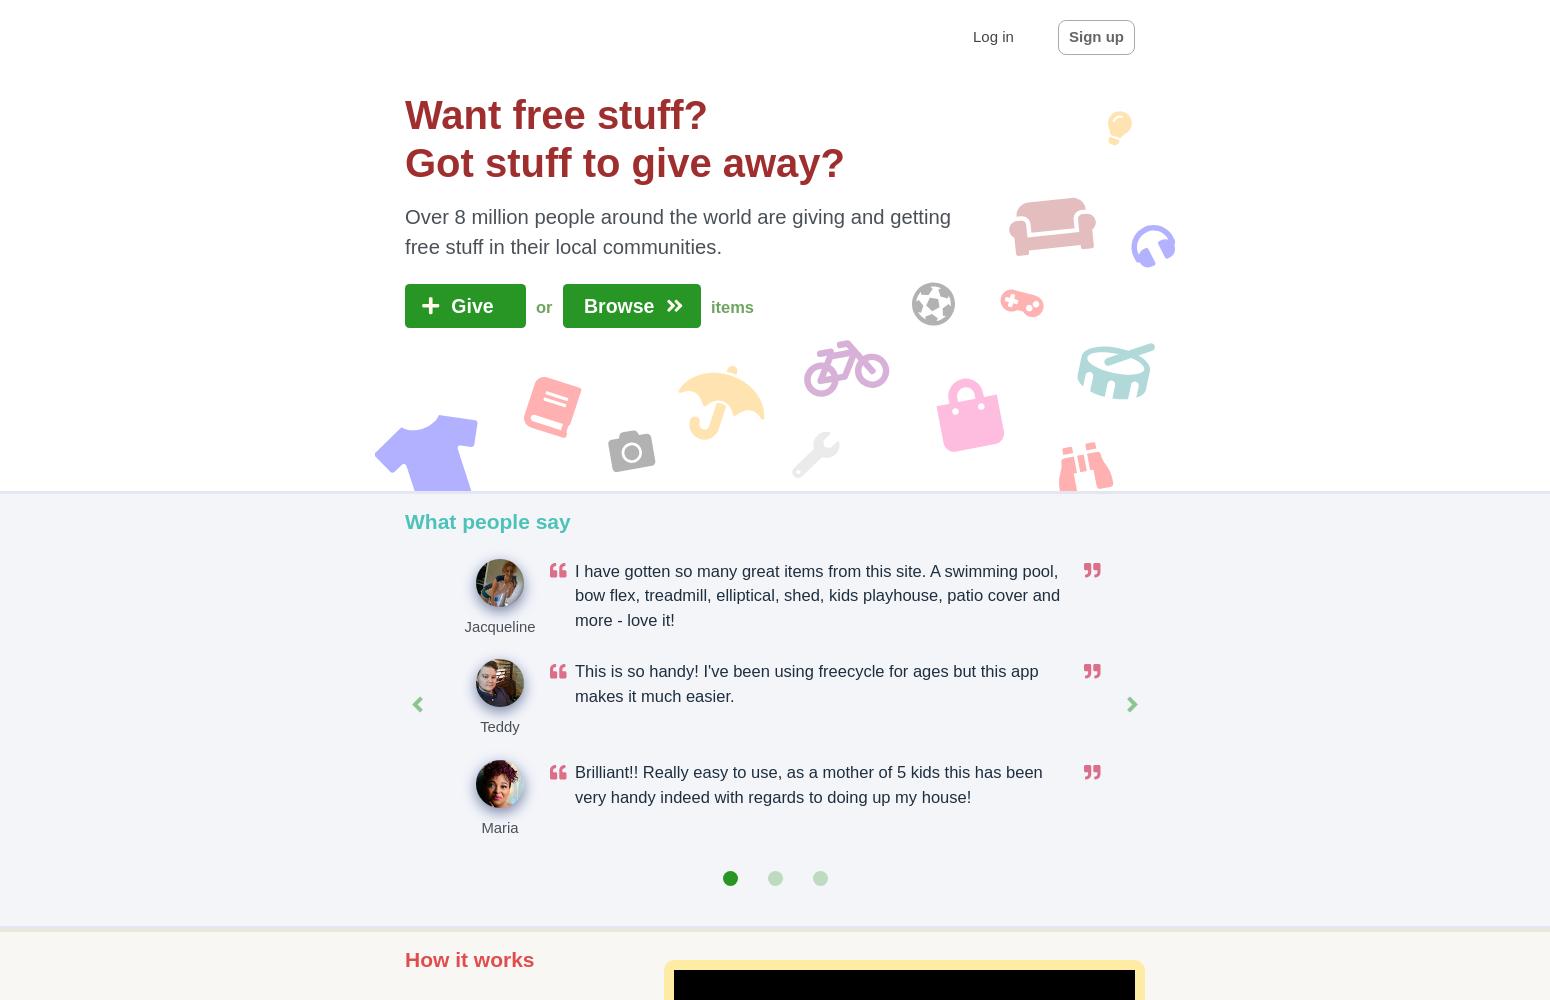  What do you see at coordinates (1239, 827) in the screenshot?
I see `'Nick'` at bounding box center [1239, 827].